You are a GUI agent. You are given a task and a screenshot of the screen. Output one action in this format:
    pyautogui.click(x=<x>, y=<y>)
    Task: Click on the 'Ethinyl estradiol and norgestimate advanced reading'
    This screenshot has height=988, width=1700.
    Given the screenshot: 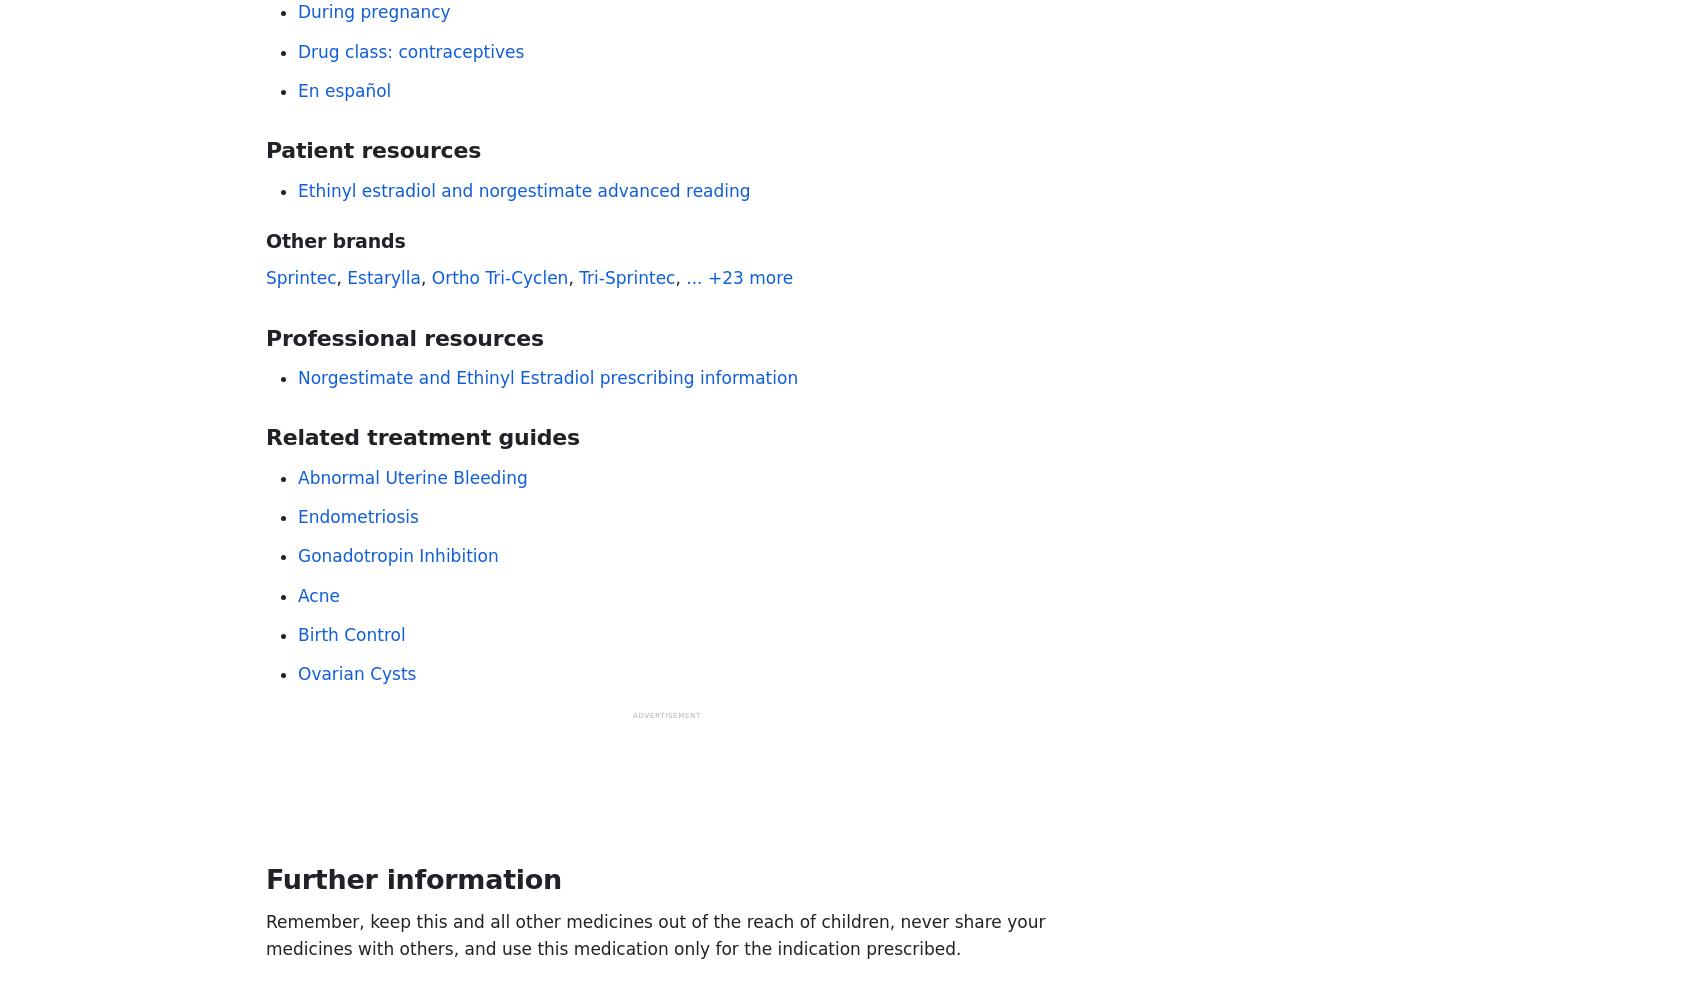 What is the action you would take?
    pyautogui.click(x=523, y=189)
    